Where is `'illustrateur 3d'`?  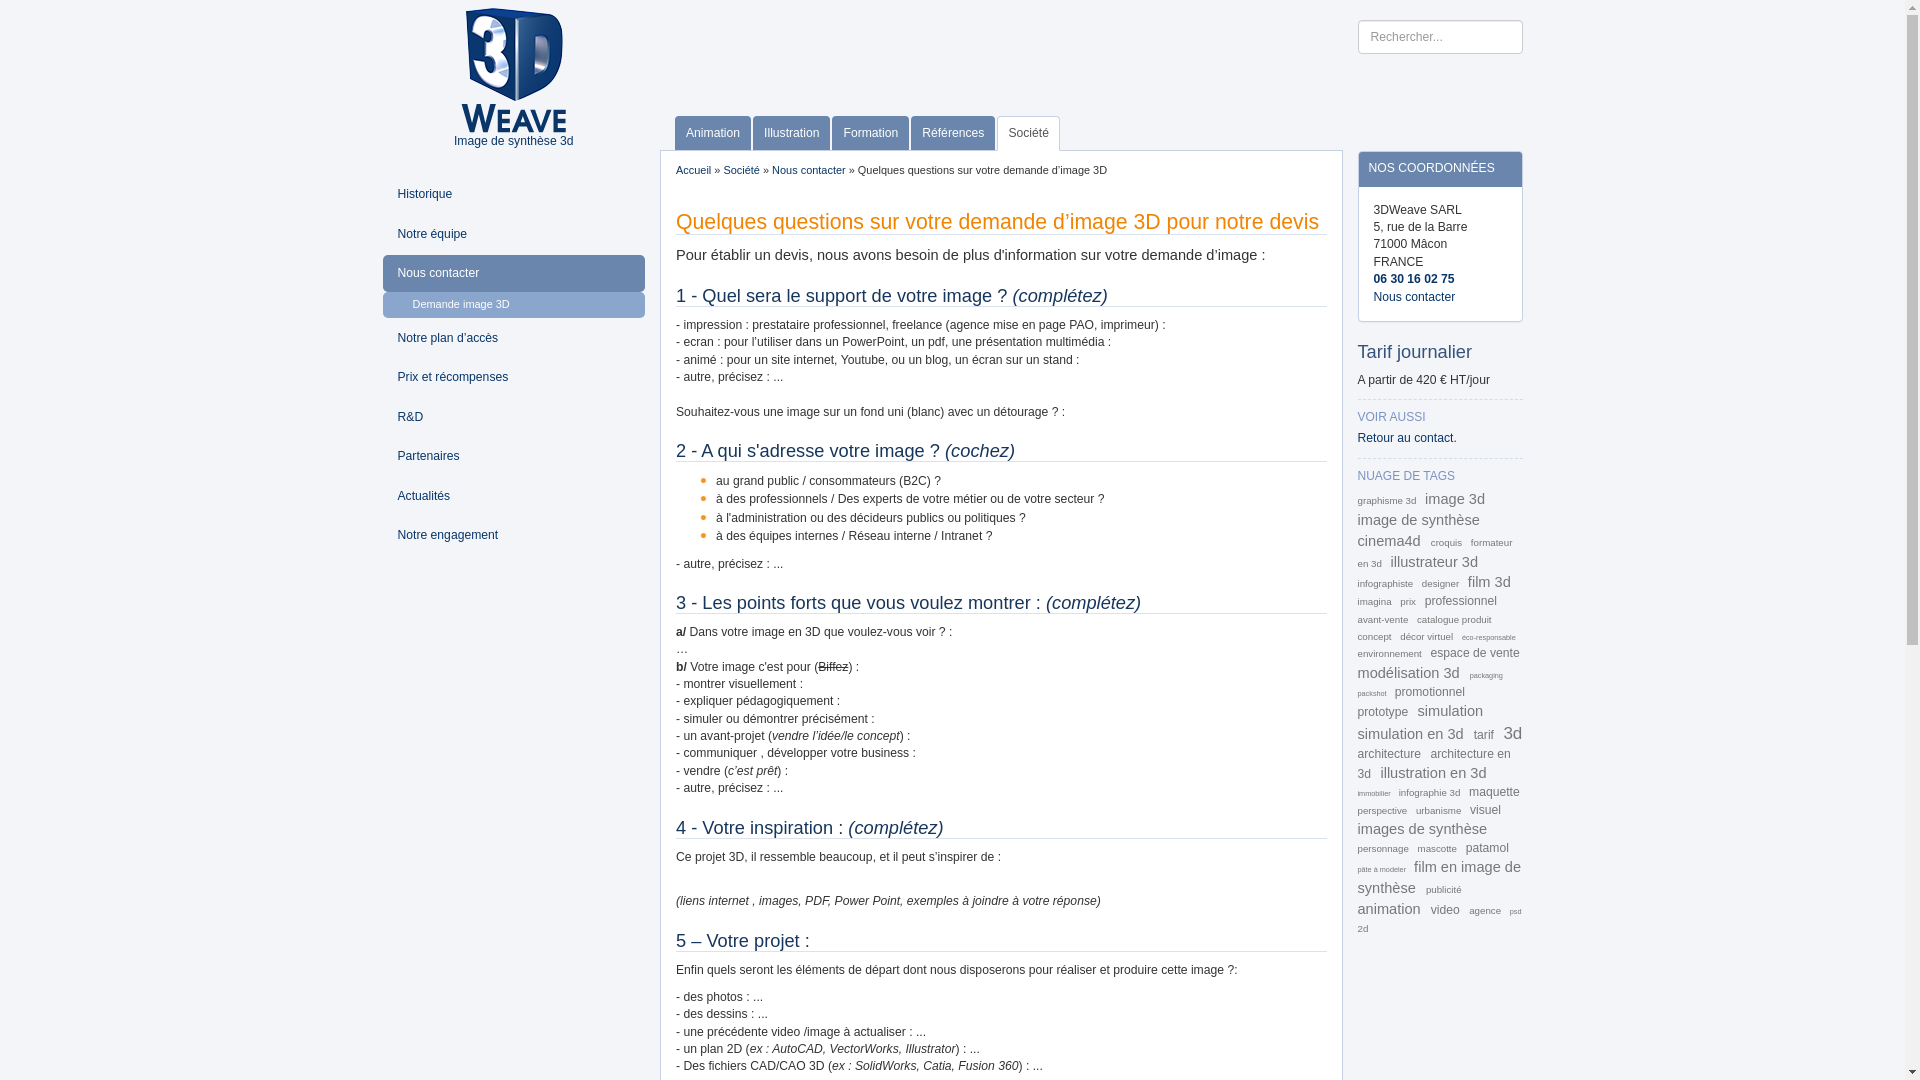 'illustrateur 3d' is located at coordinates (1390, 562).